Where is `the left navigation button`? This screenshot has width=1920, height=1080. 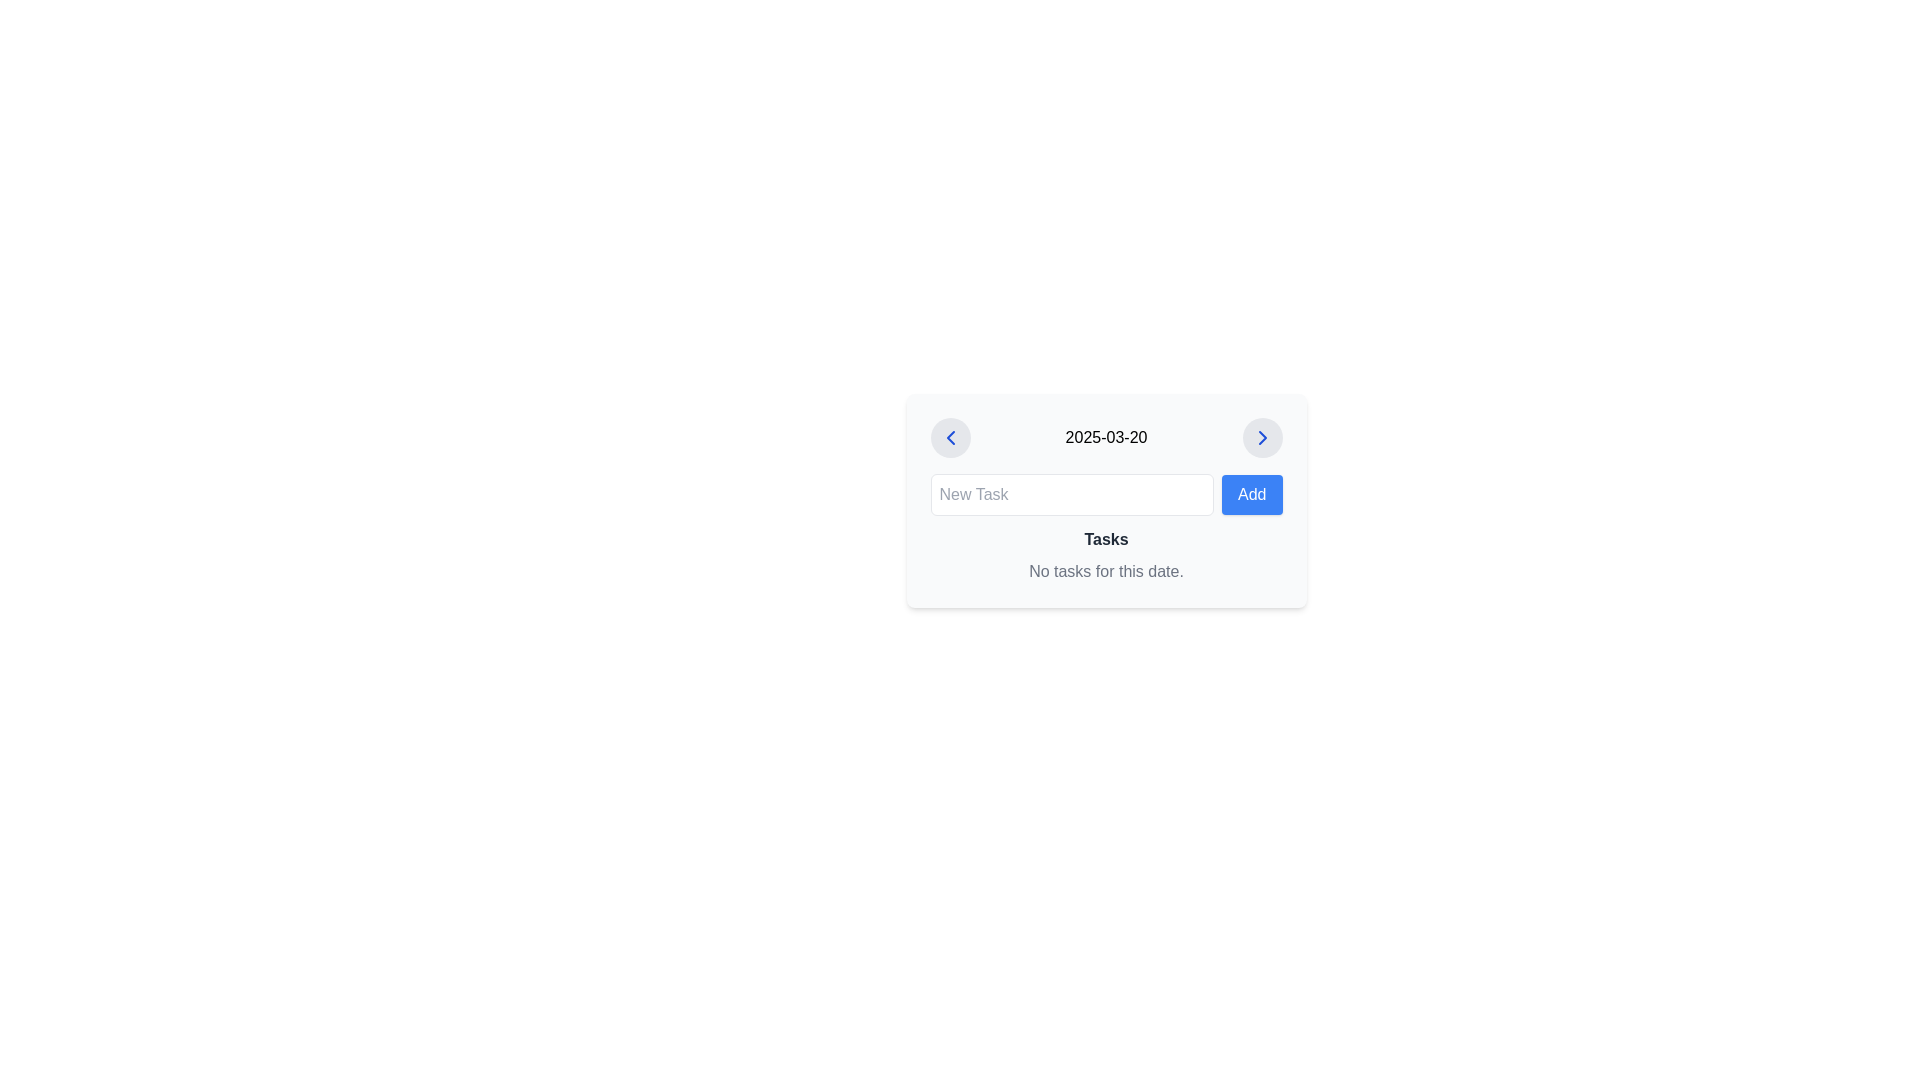
the left navigation button is located at coordinates (949, 437).